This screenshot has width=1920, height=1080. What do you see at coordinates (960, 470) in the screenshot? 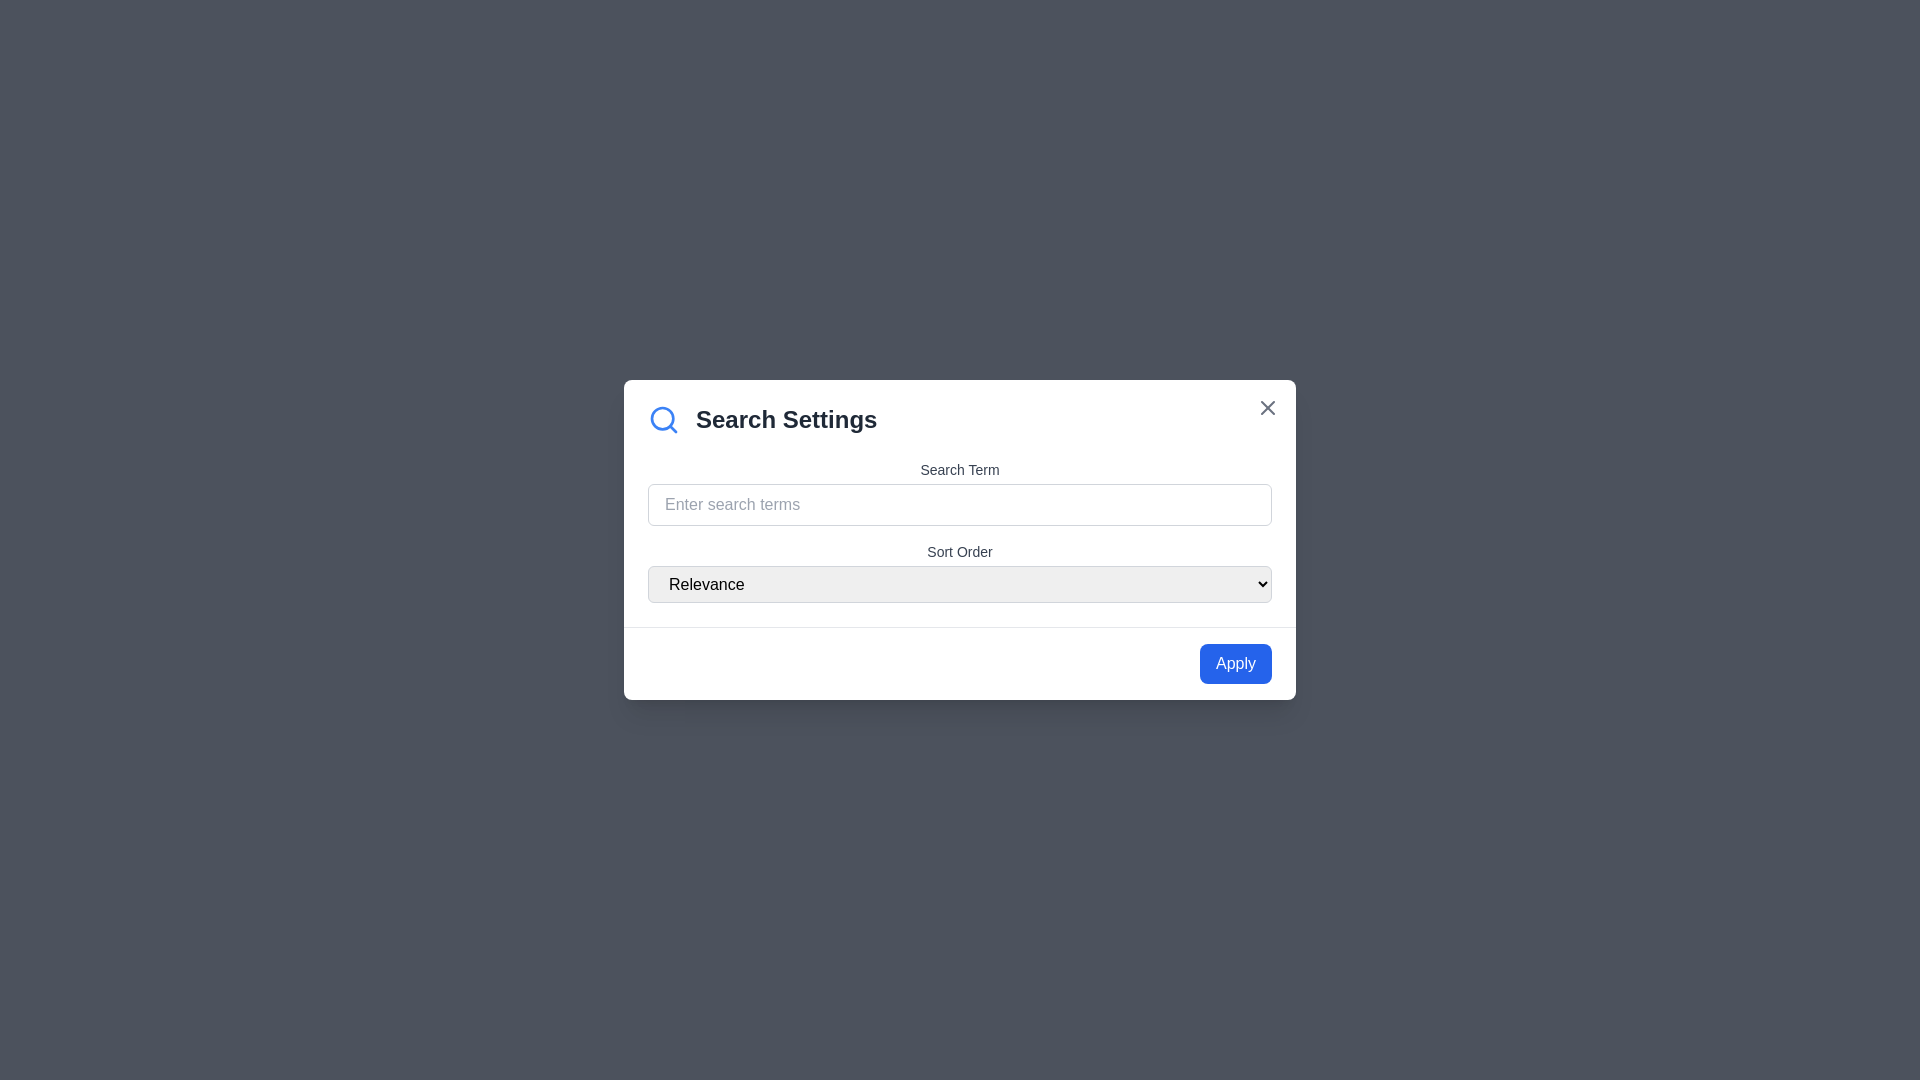
I see `text of the 'Search Term' label, which is positioned above the text input field for entering search terms` at bounding box center [960, 470].